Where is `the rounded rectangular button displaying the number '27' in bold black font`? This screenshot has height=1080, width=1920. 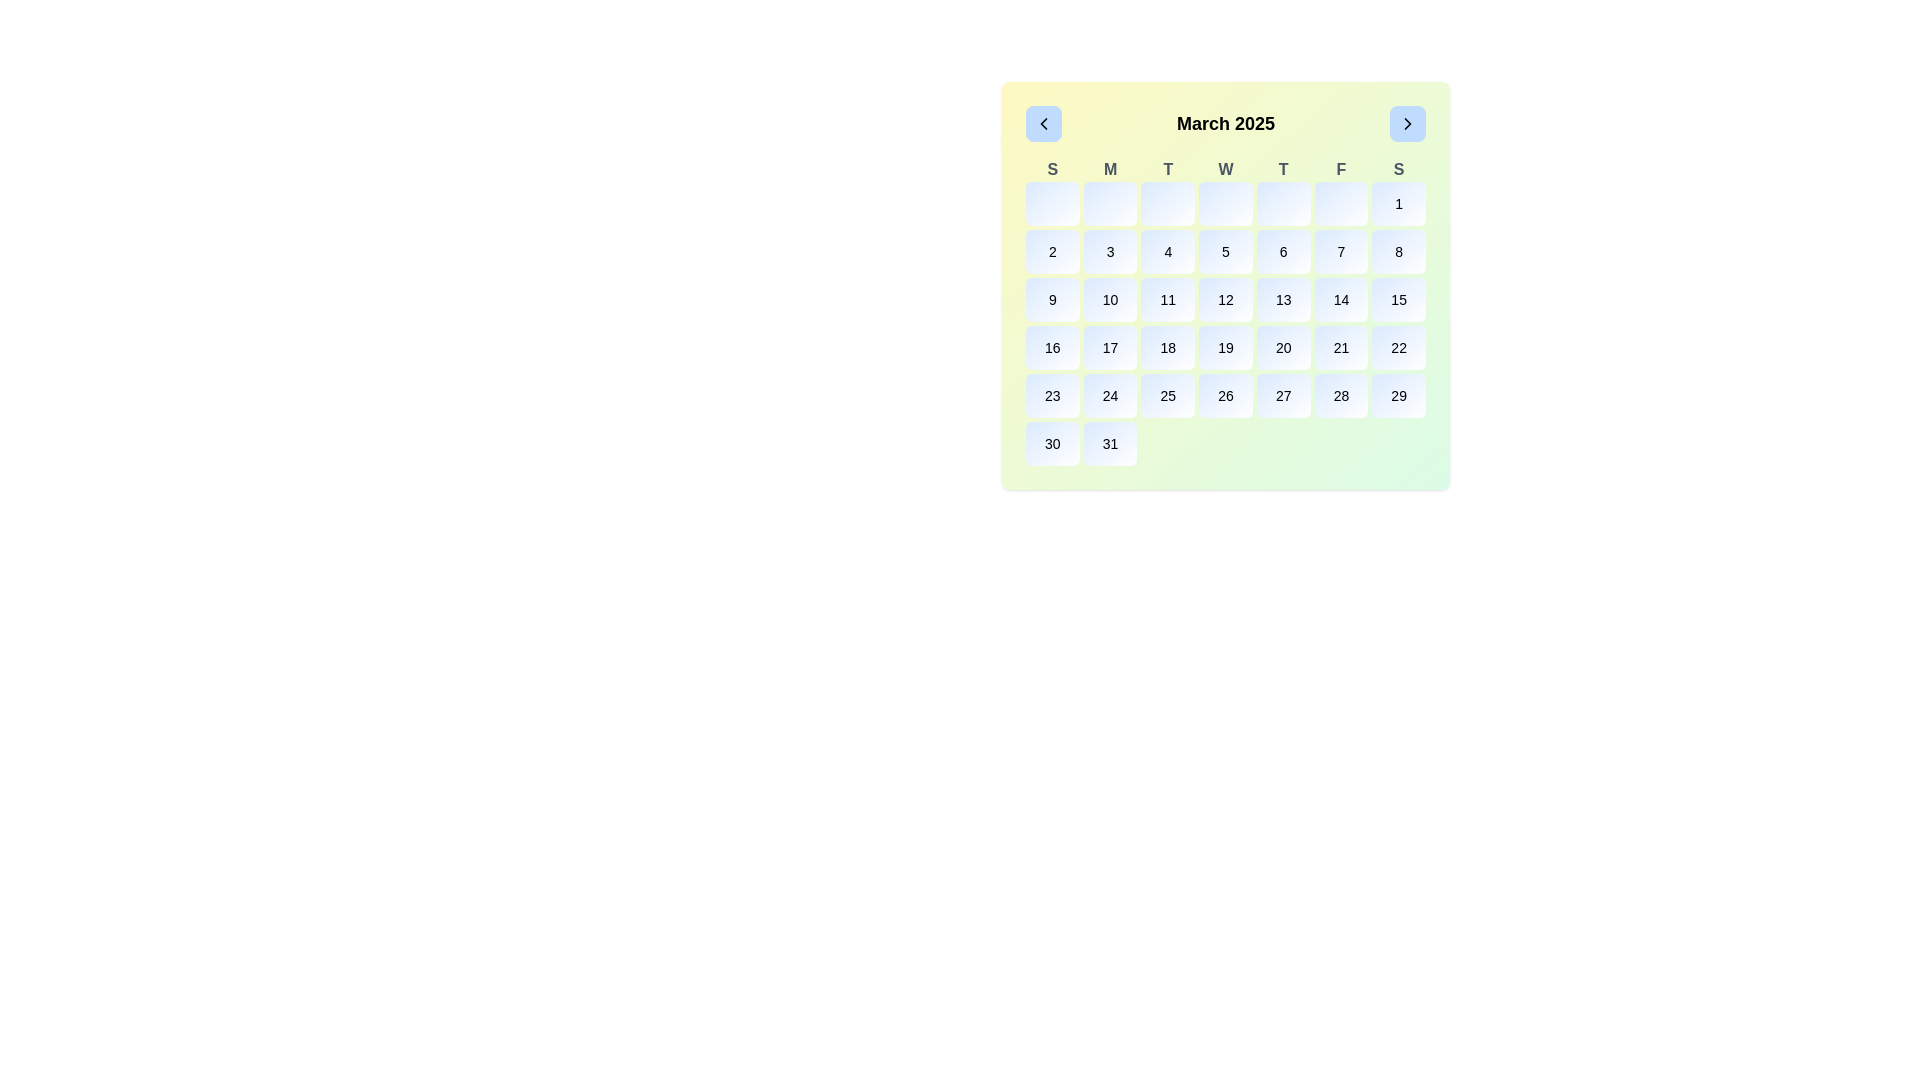
the rounded rectangular button displaying the number '27' in bold black font is located at coordinates (1283, 396).